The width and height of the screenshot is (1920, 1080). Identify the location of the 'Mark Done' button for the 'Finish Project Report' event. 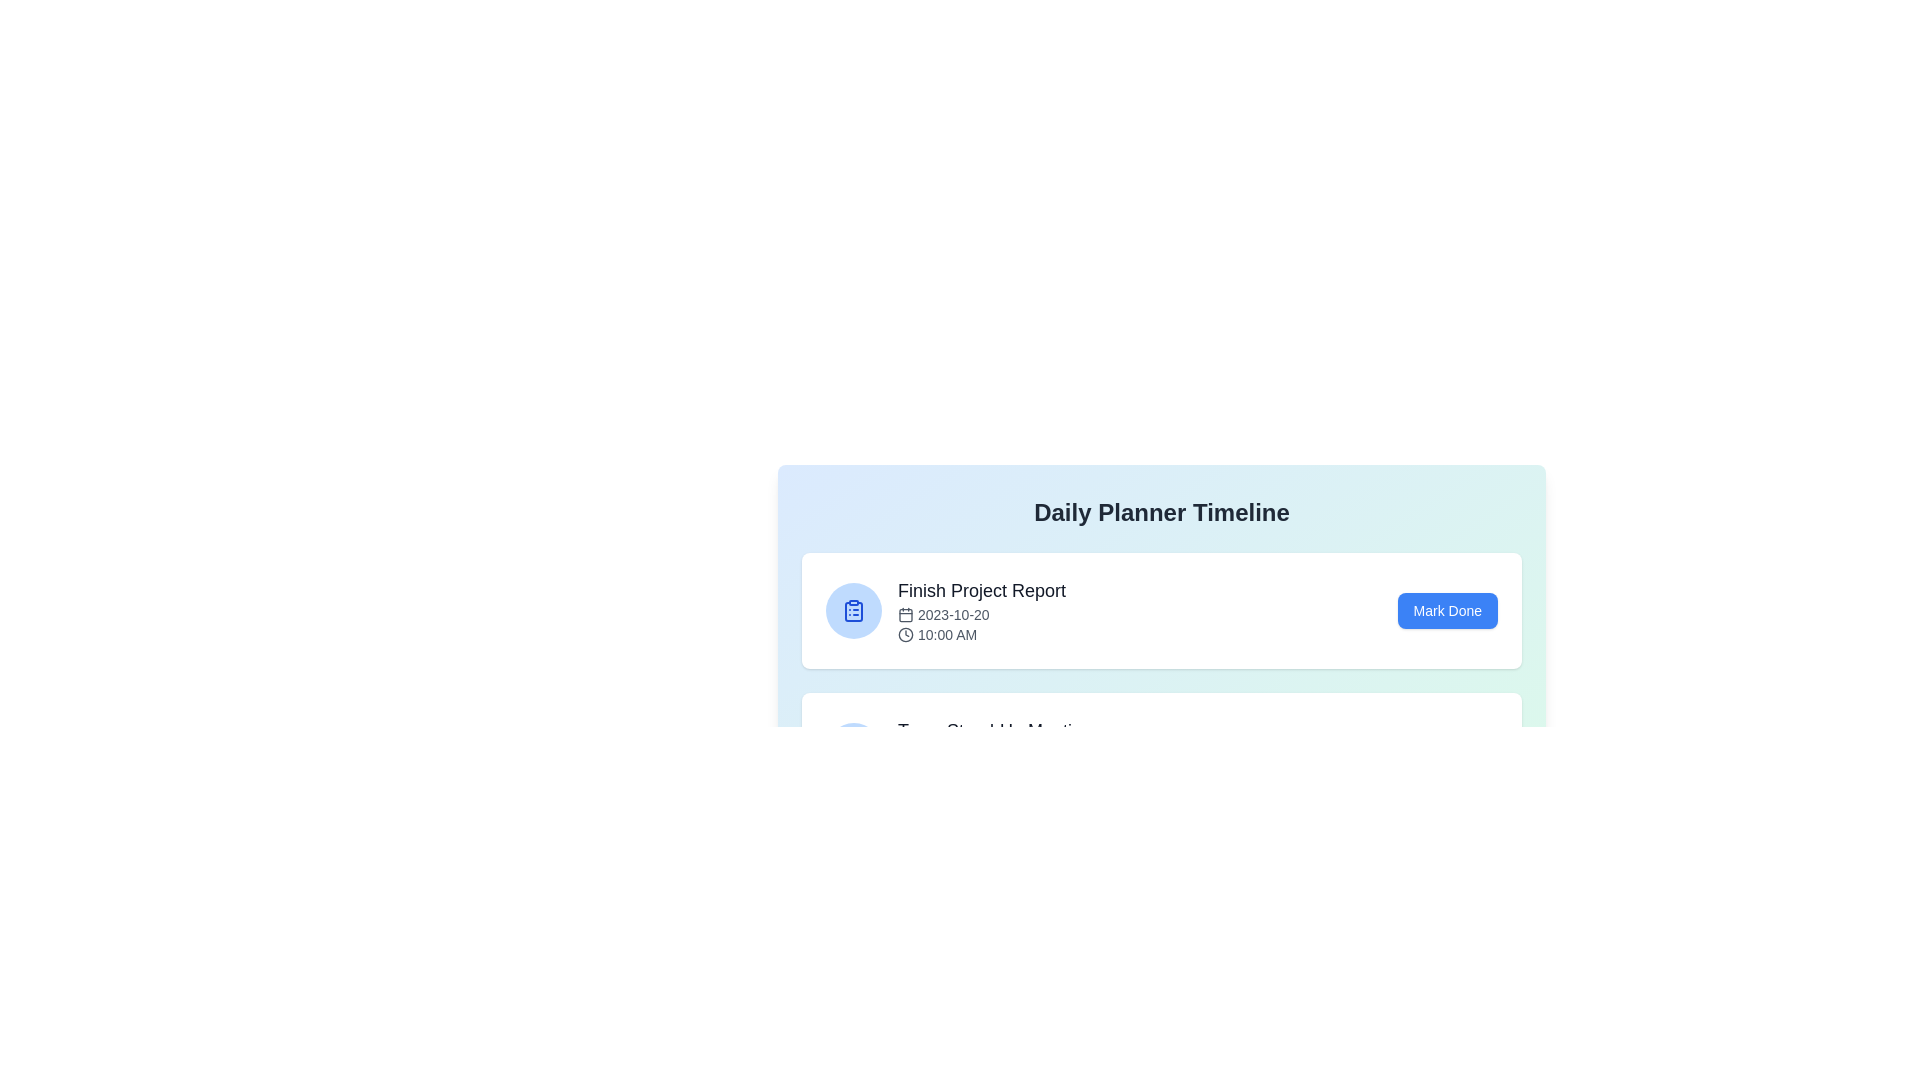
(1447, 609).